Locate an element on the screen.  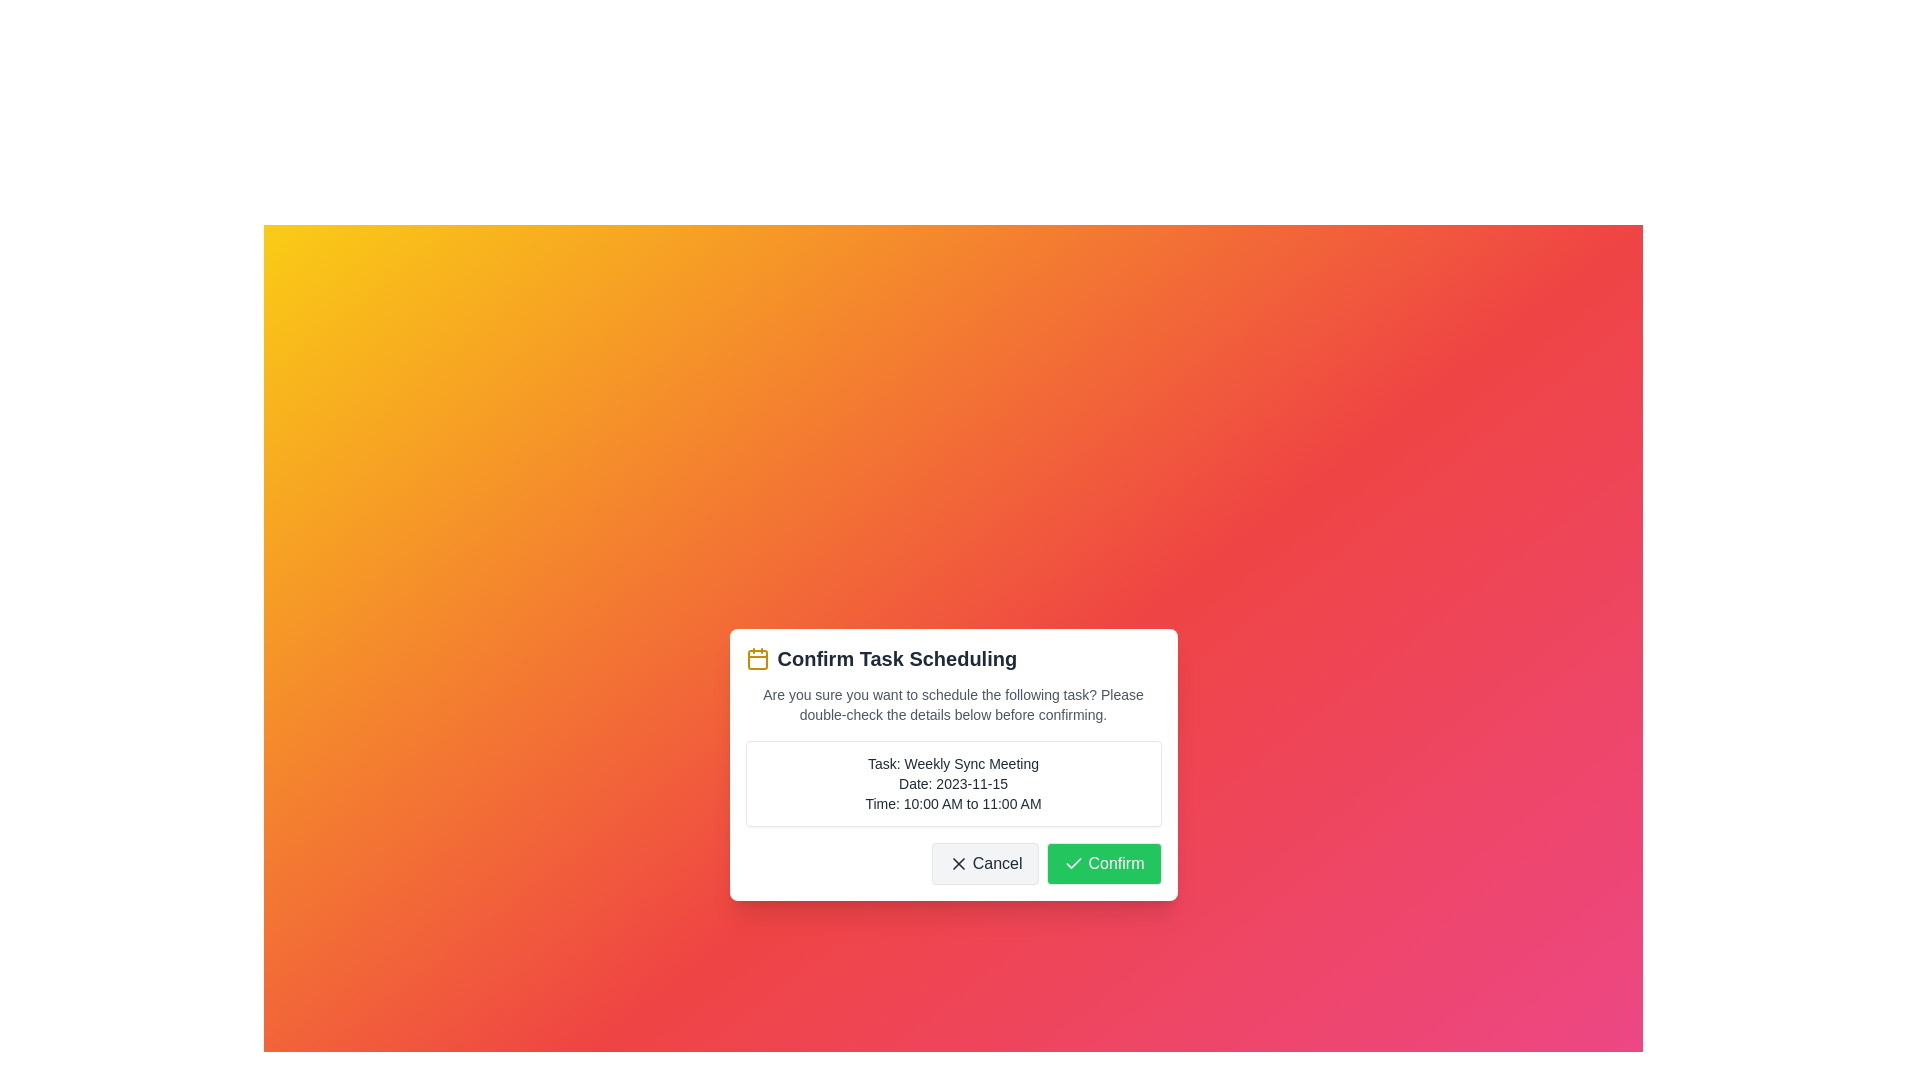
the Confirm button icon located in the bottom bar of the confirmation dialog, specifically centered in the green rectangular button next to the Cancel button is located at coordinates (1073, 862).